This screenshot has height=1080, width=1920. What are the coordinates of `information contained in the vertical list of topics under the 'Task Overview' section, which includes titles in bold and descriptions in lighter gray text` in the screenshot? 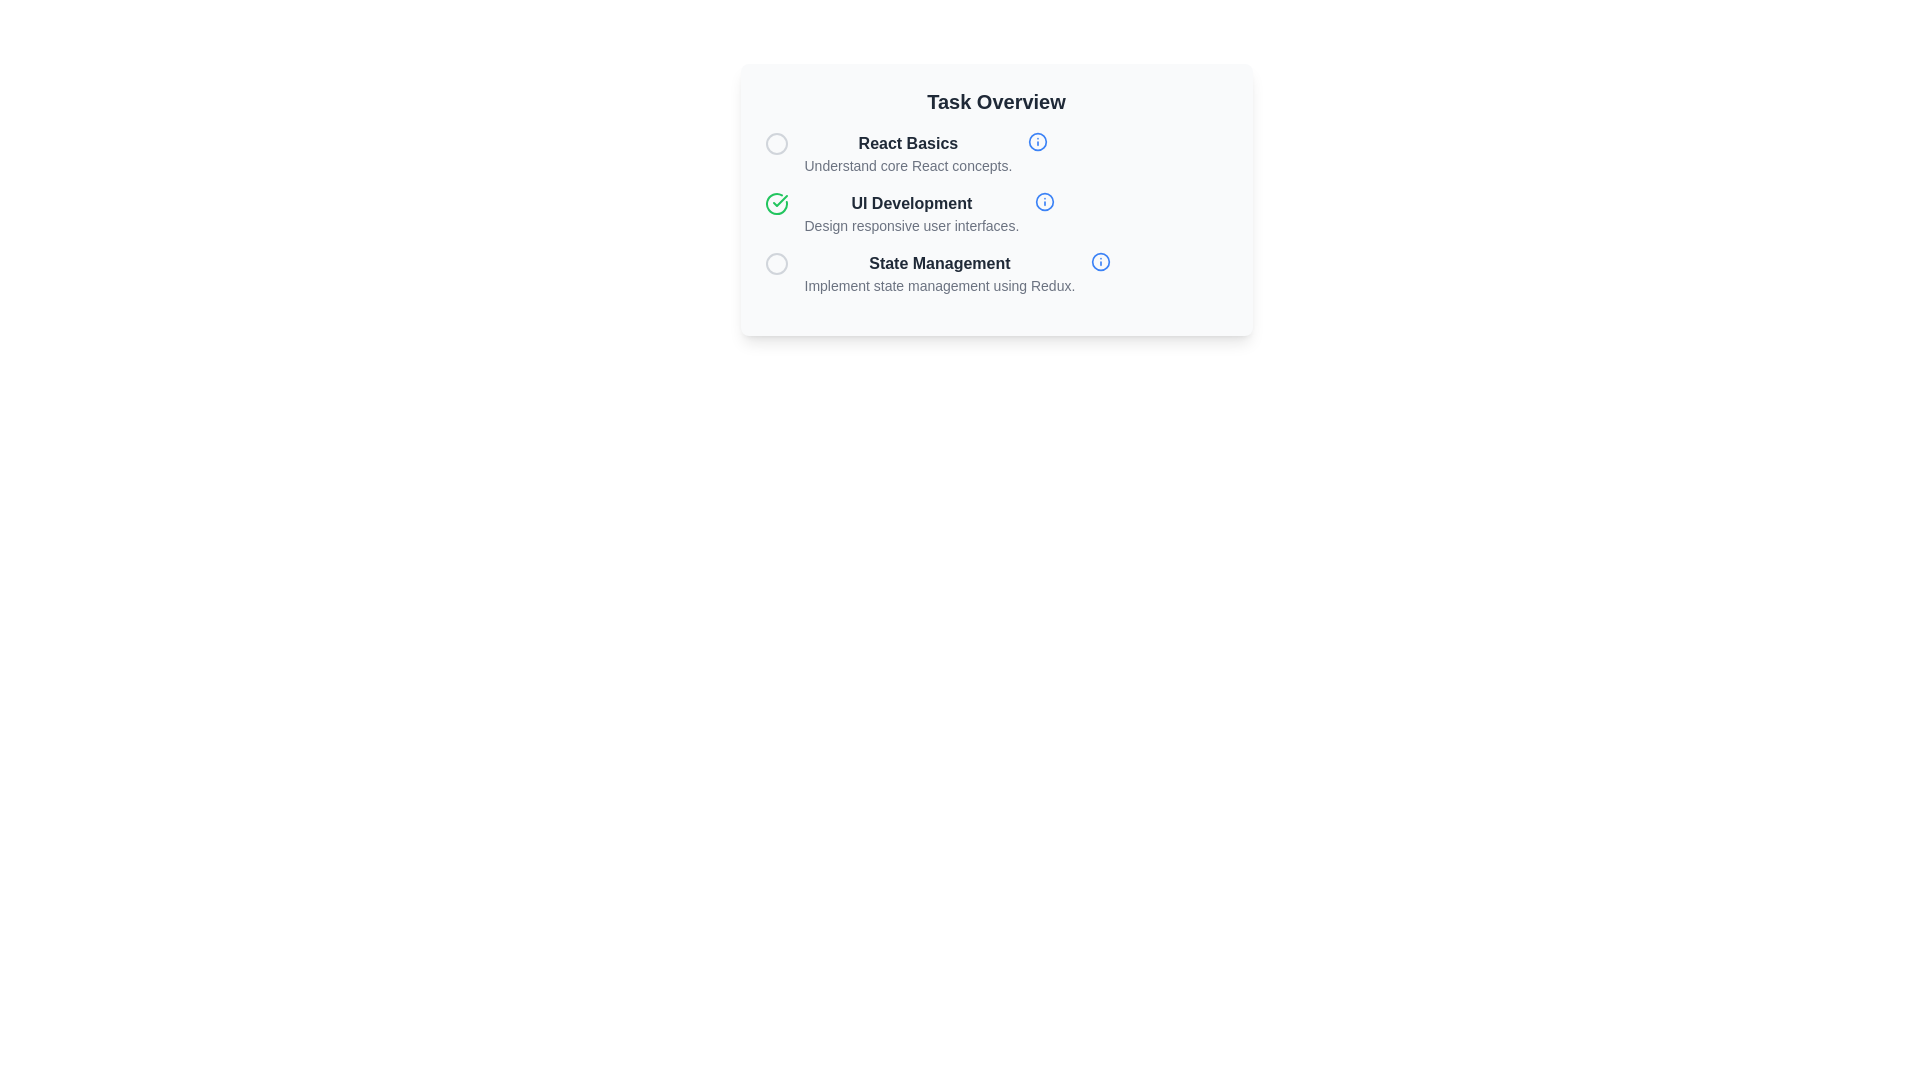 It's located at (996, 213).